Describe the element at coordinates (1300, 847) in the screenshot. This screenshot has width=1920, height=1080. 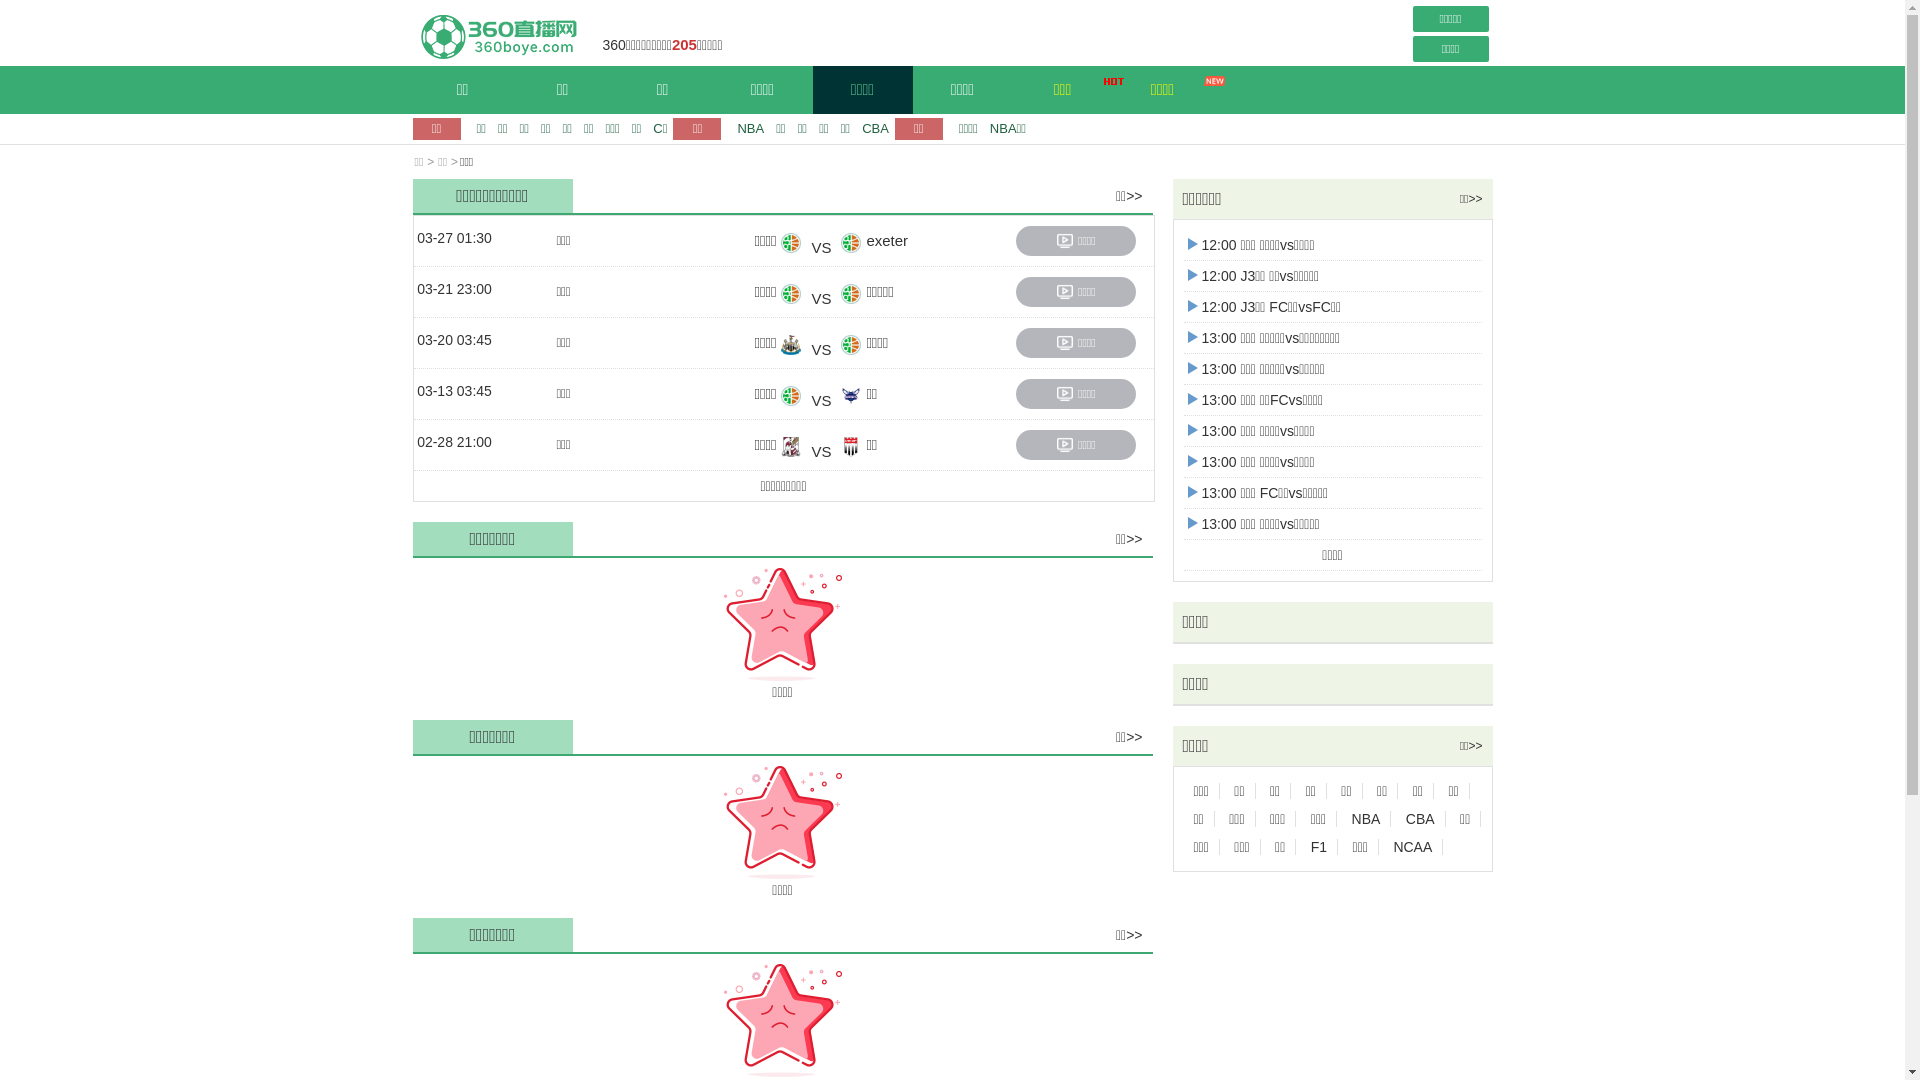
I see `'F1'` at that location.